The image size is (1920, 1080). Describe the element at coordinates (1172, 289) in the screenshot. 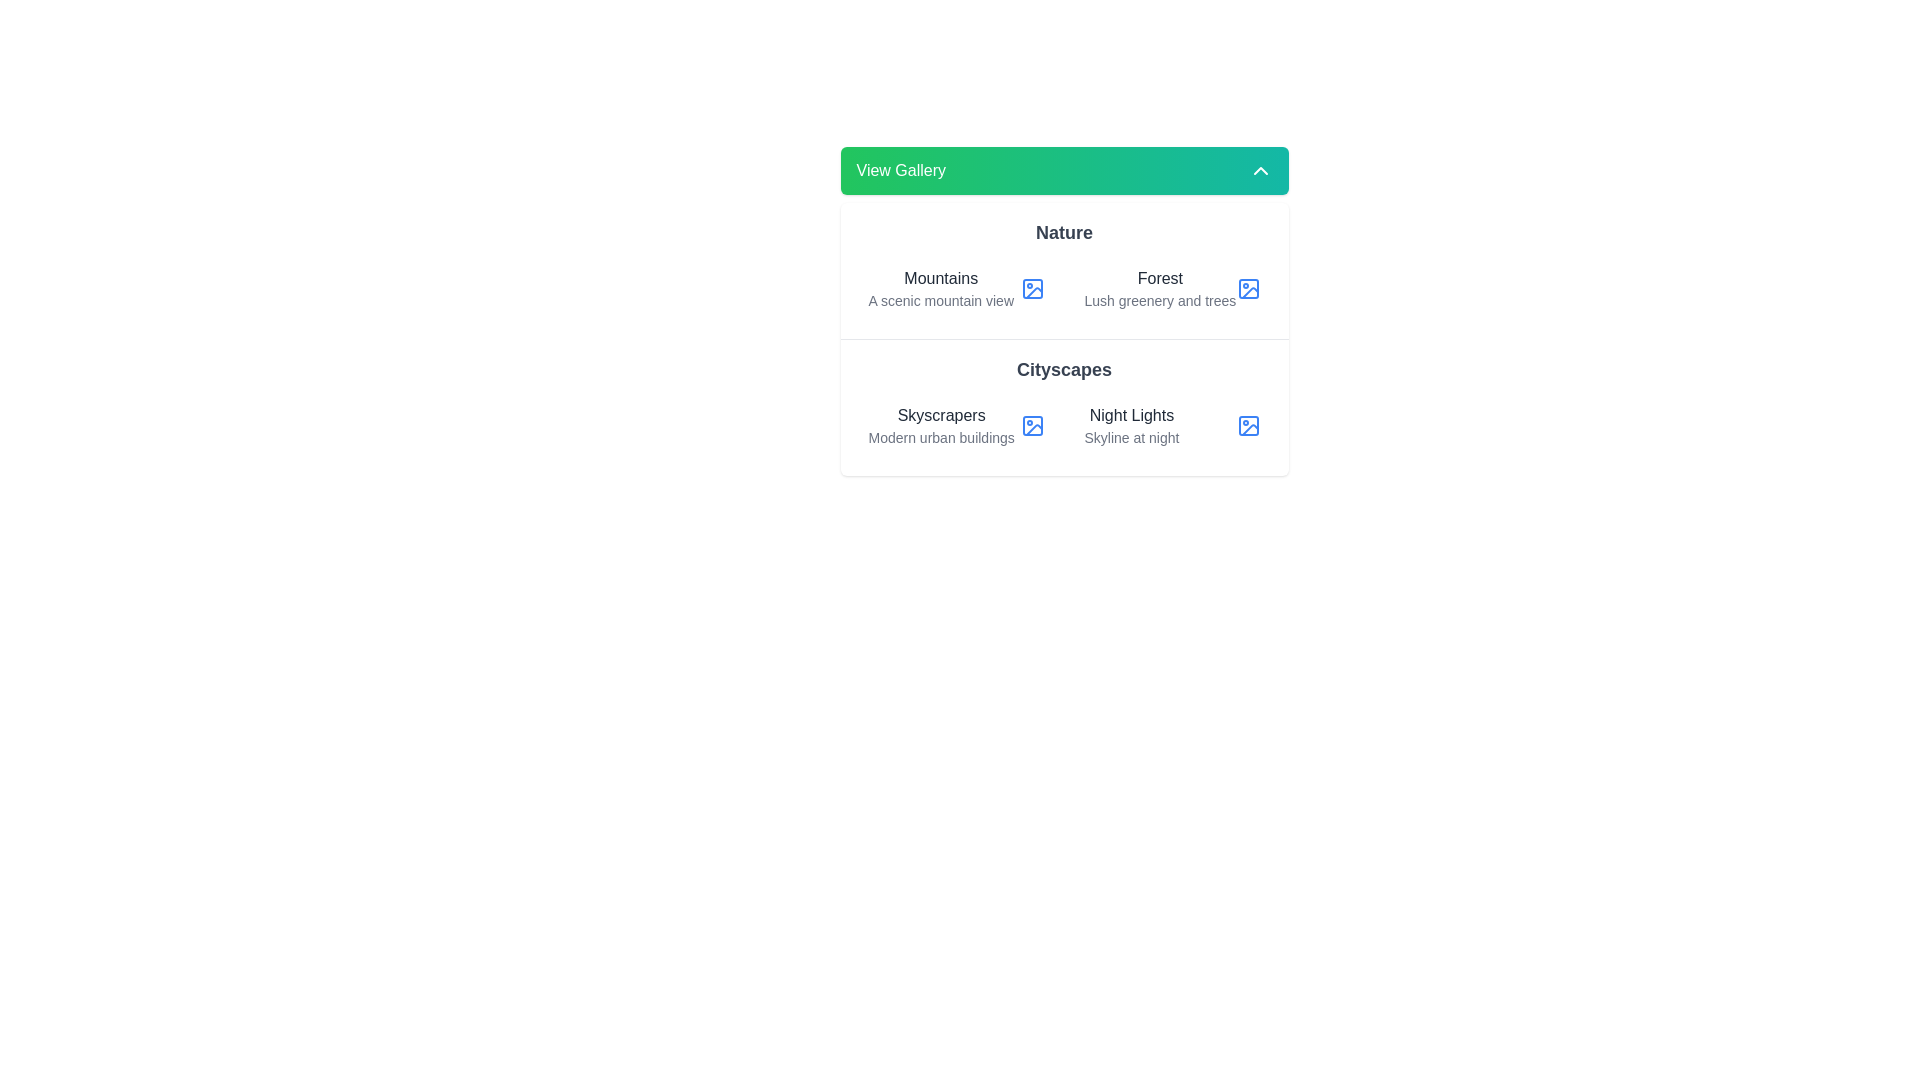

I see `the Category tile labeled 'Forest' which features a title and subtitle along with a blue icon, located under the 'Nature' header` at that location.